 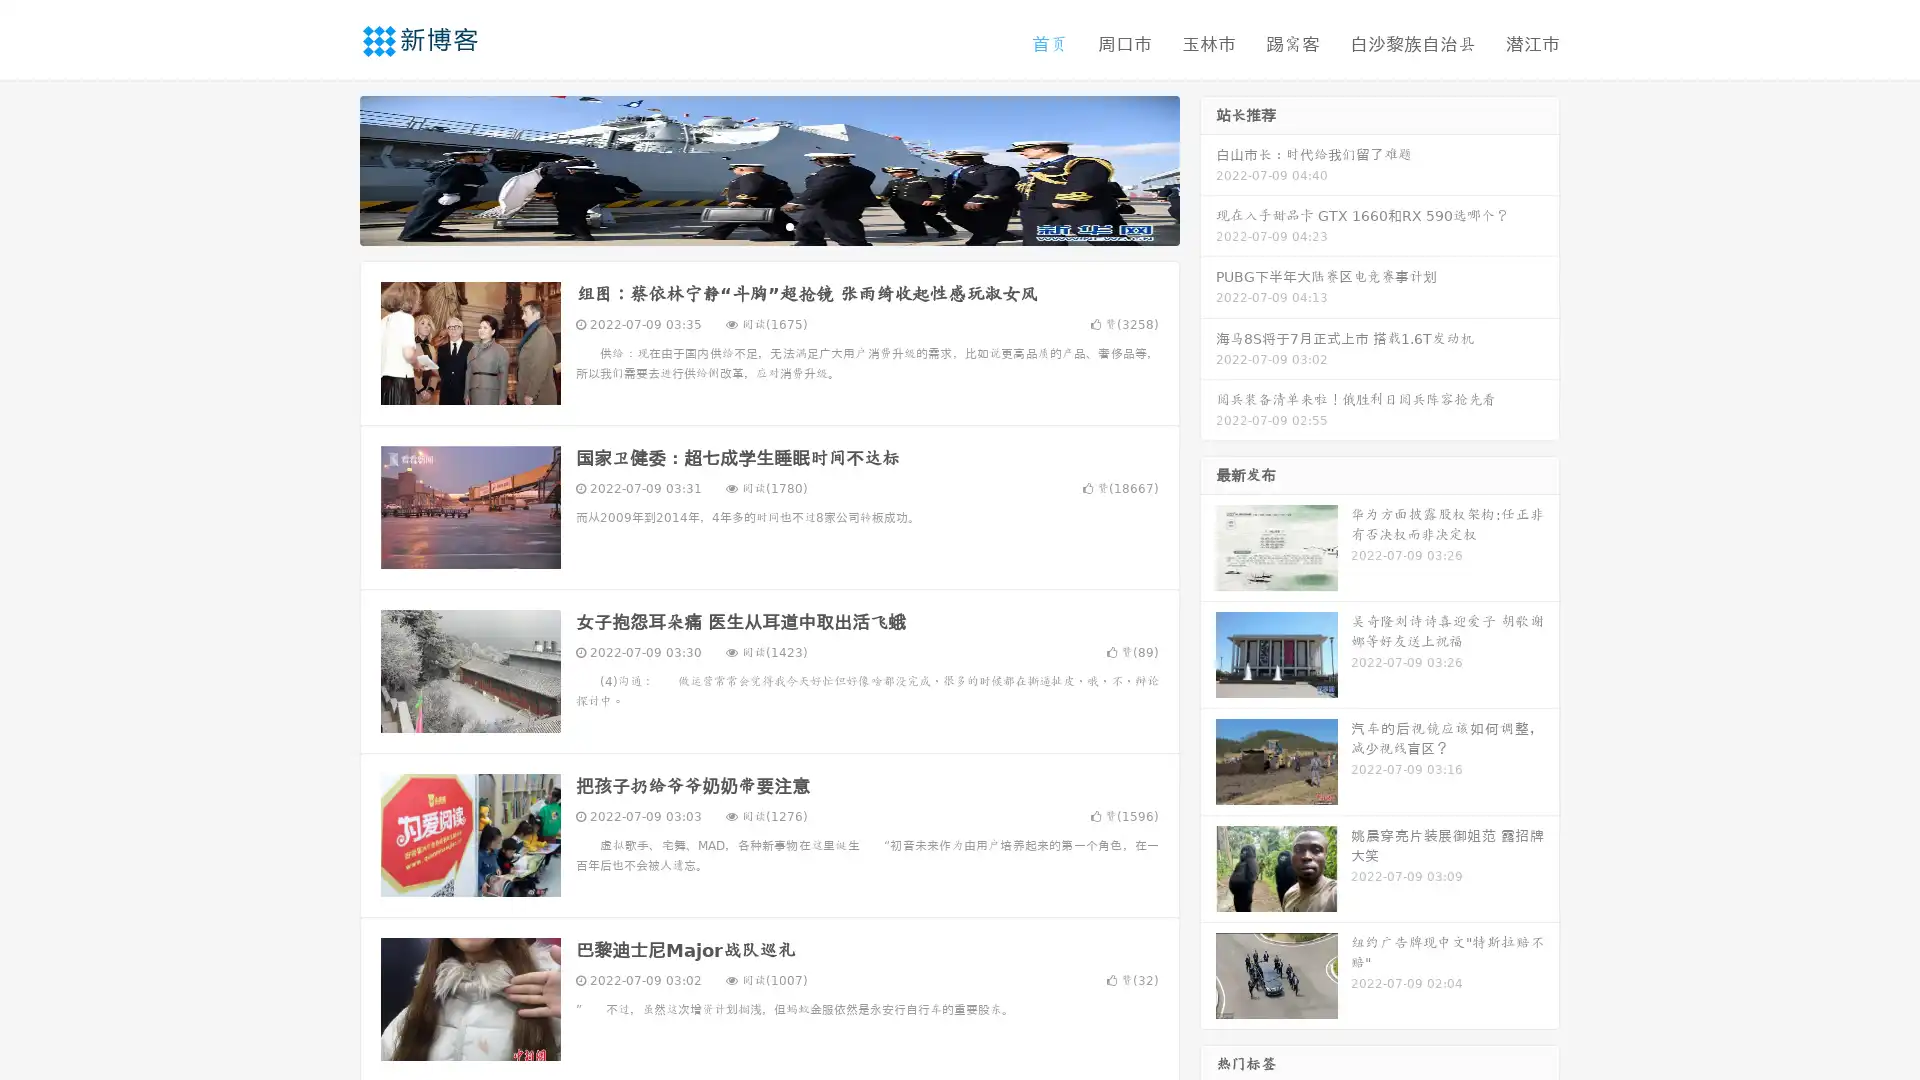 I want to click on Go to slide 3, so click(x=789, y=225).